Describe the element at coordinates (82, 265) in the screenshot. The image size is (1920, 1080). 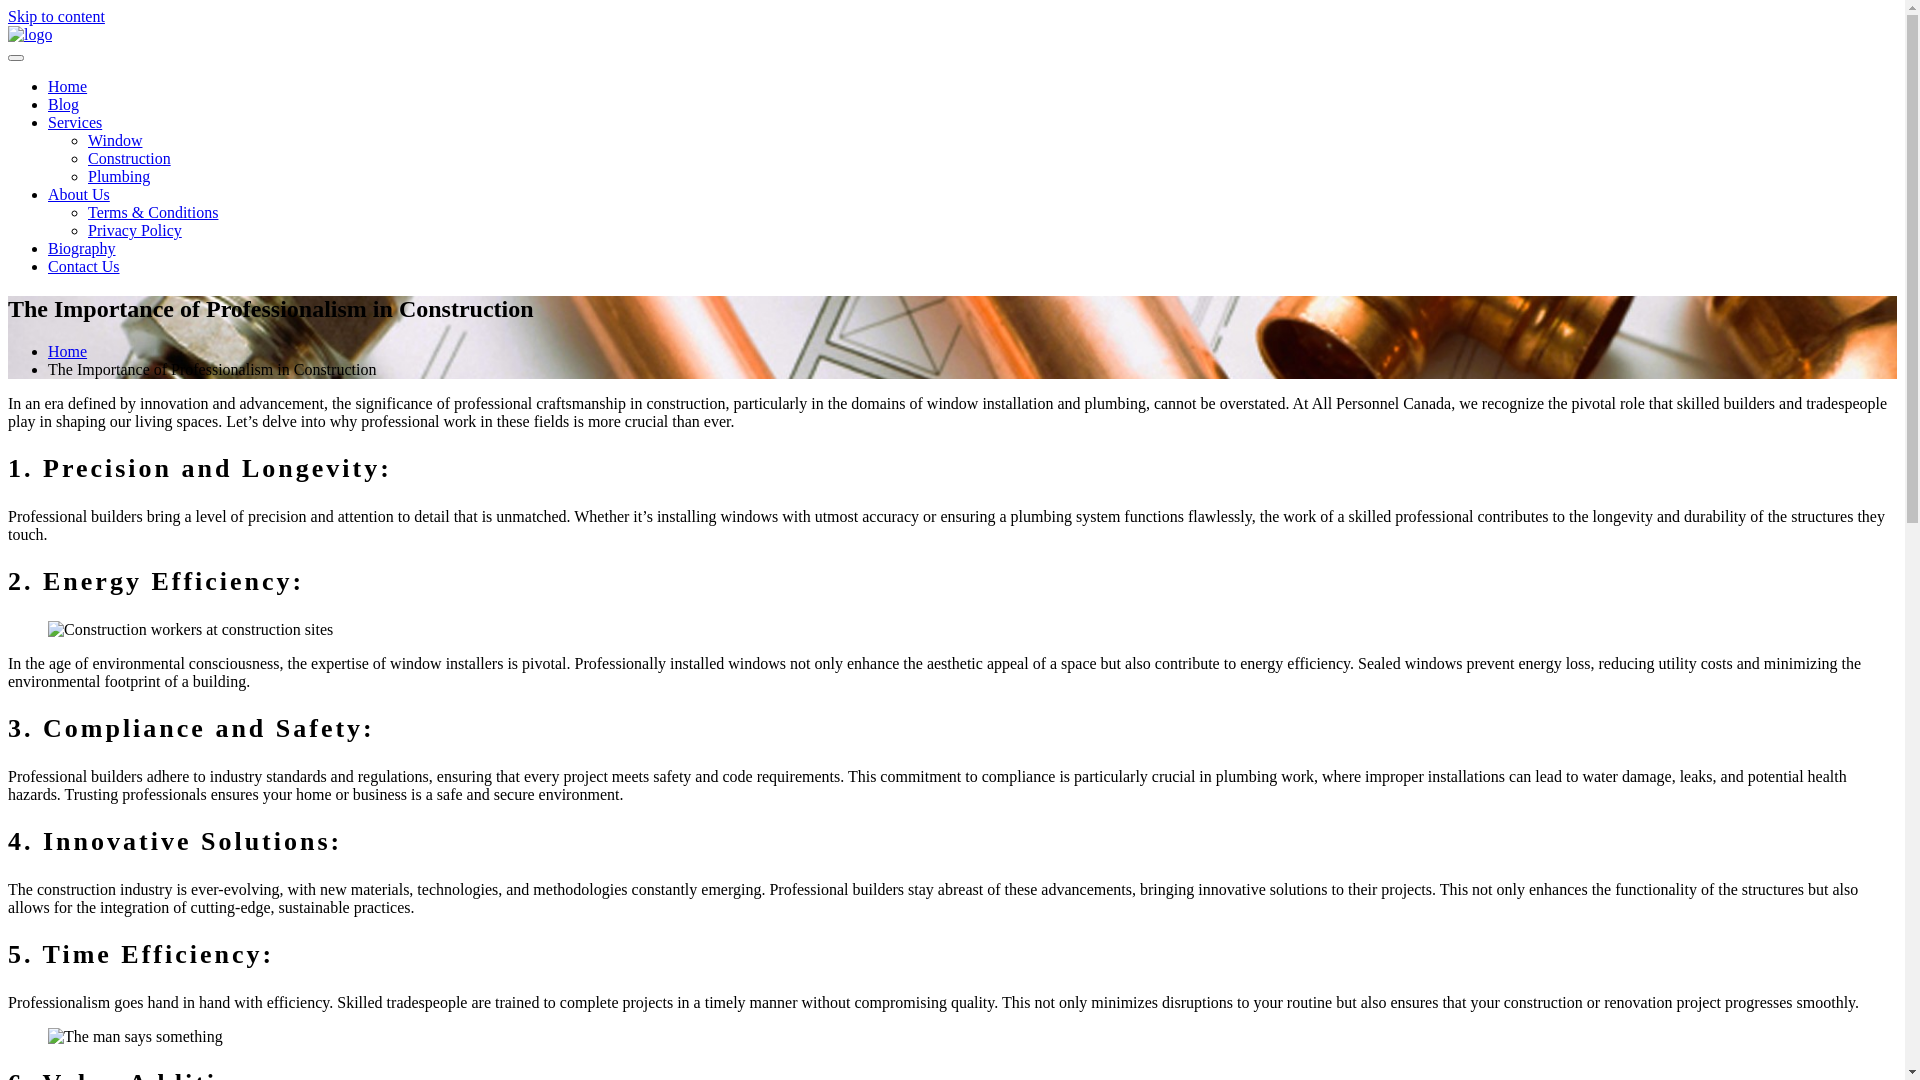
I see `'Contact Us'` at that location.